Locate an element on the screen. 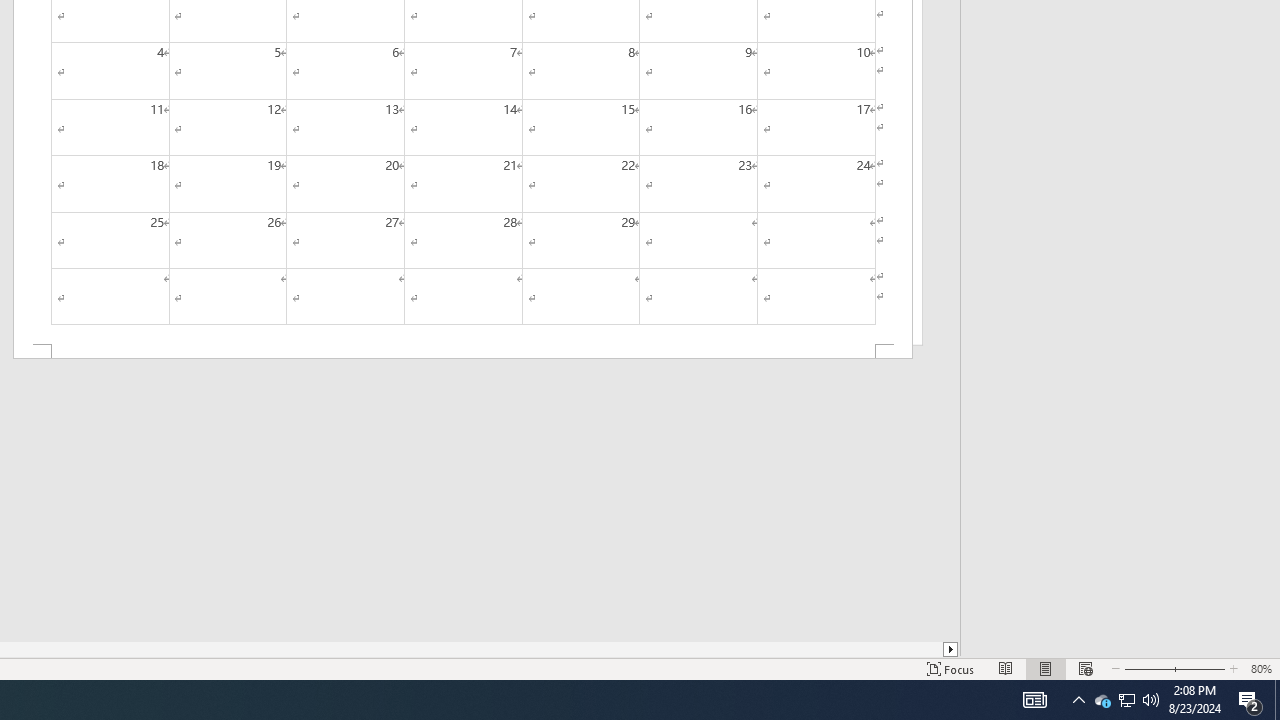  'Focus ' is located at coordinates (950, 669).